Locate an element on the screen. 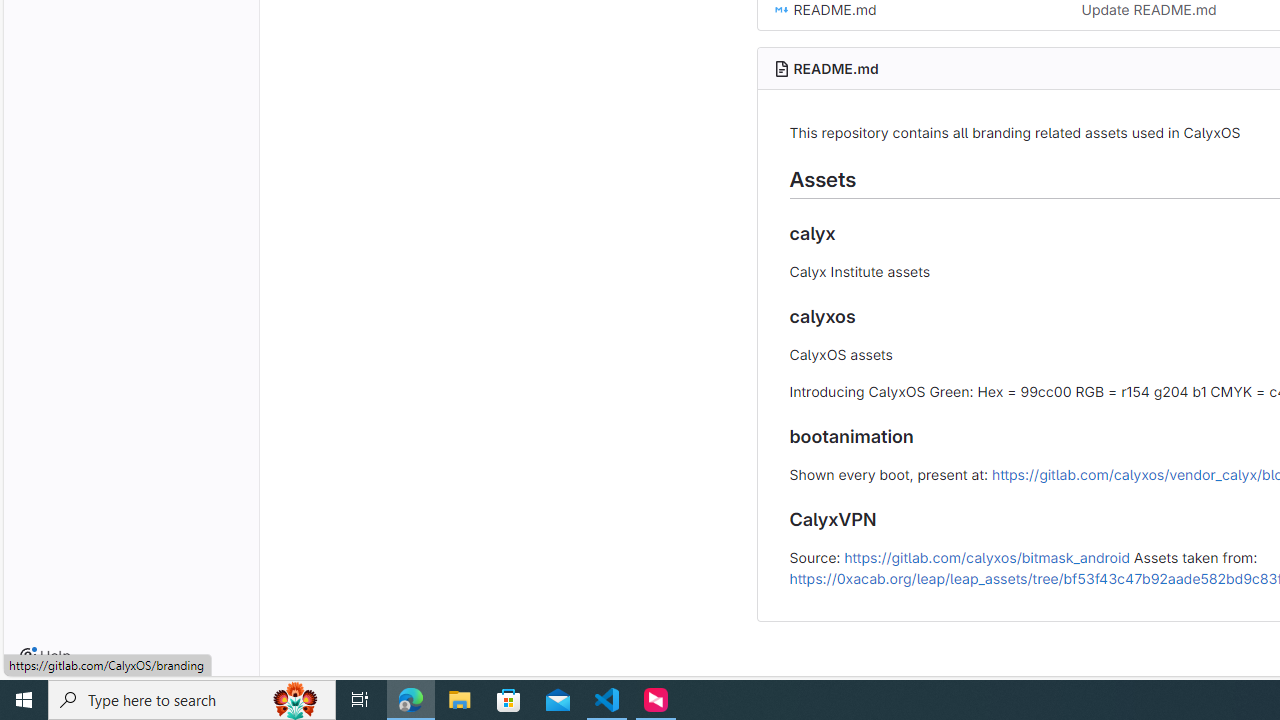 The height and width of the screenshot is (720, 1280). 'https://gitlab.com/calyxos/bitmask_android' is located at coordinates (986, 556).